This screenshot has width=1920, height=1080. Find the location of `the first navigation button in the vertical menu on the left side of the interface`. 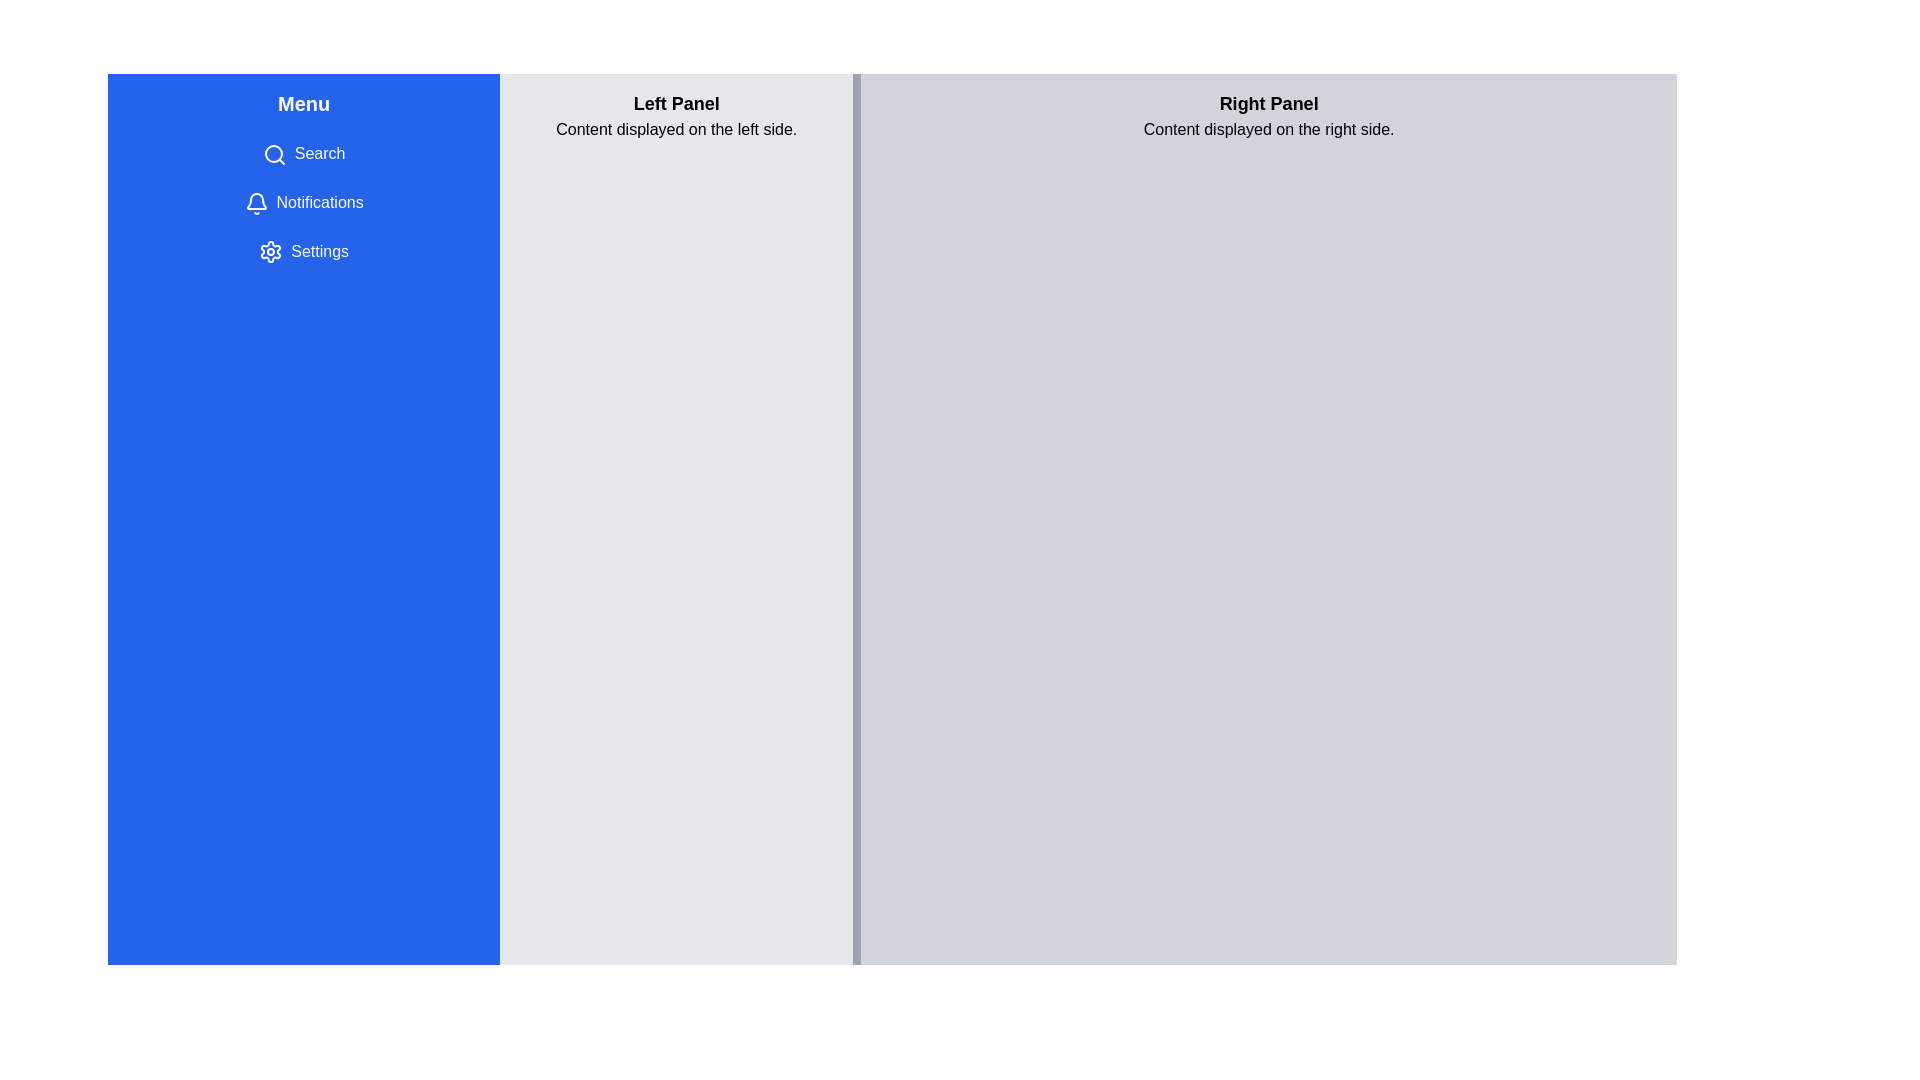

the first navigation button in the vertical menu on the left side of the interface is located at coordinates (303, 153).